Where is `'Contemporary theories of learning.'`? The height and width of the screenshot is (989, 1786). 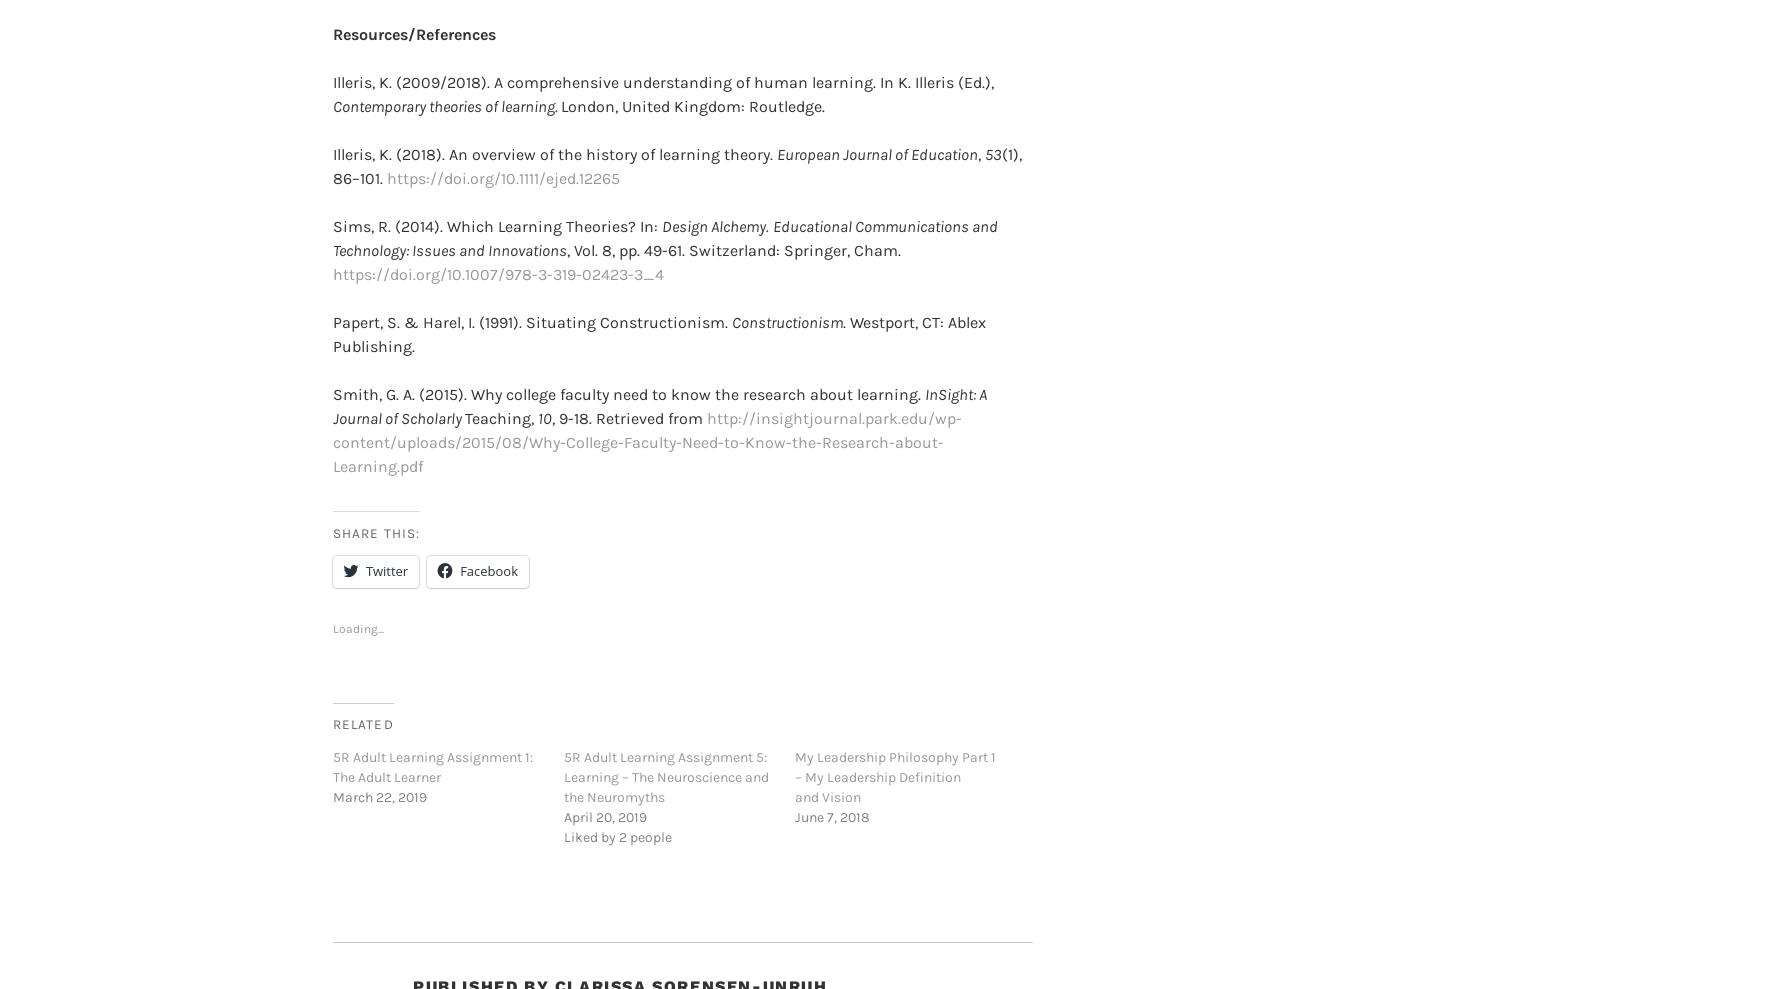
'Contemporary theories of learning.' is located at coordinates (446, 74).